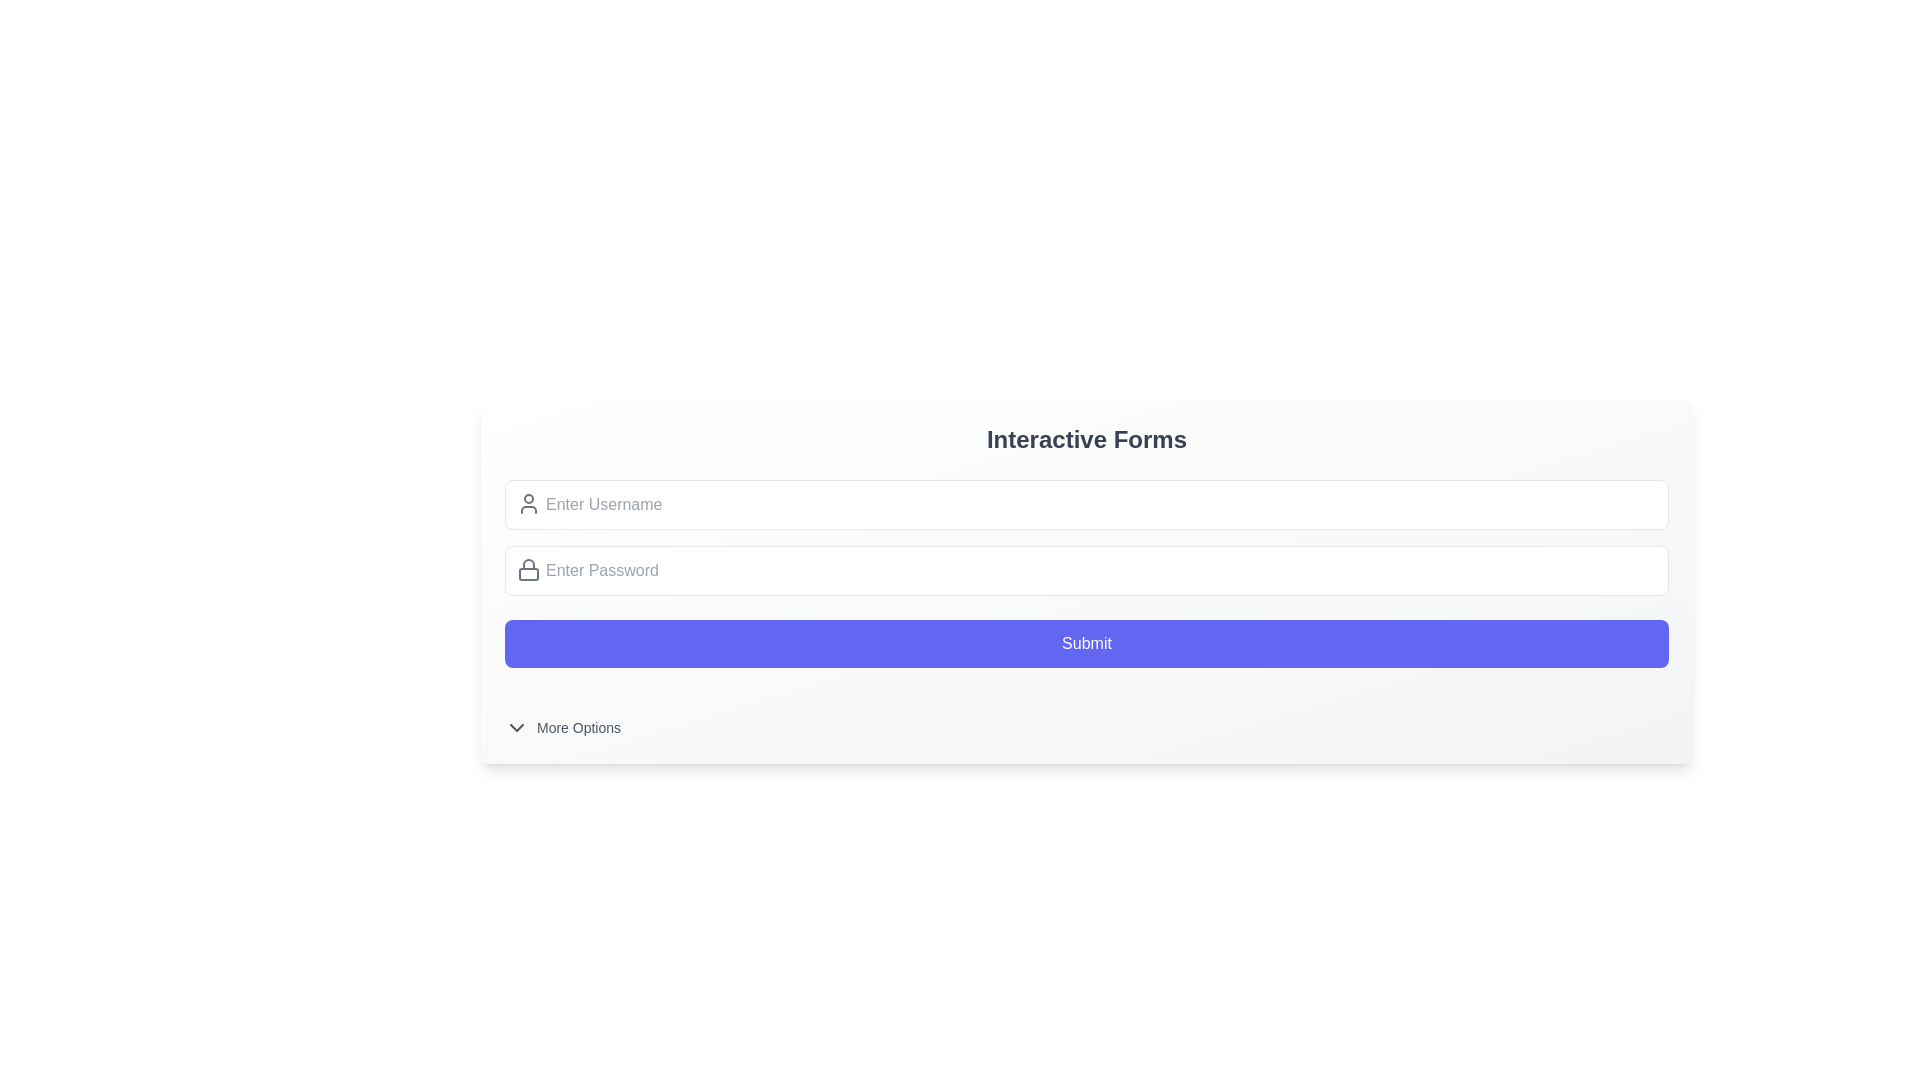 This screenshot has height=1080, width=1920. Describe the element at coordinates (528, 574) in the screenshot. I see `the rectangular body of the lock icon, which is located to the left of the 'Enter Password' input field within the form area` at that location.